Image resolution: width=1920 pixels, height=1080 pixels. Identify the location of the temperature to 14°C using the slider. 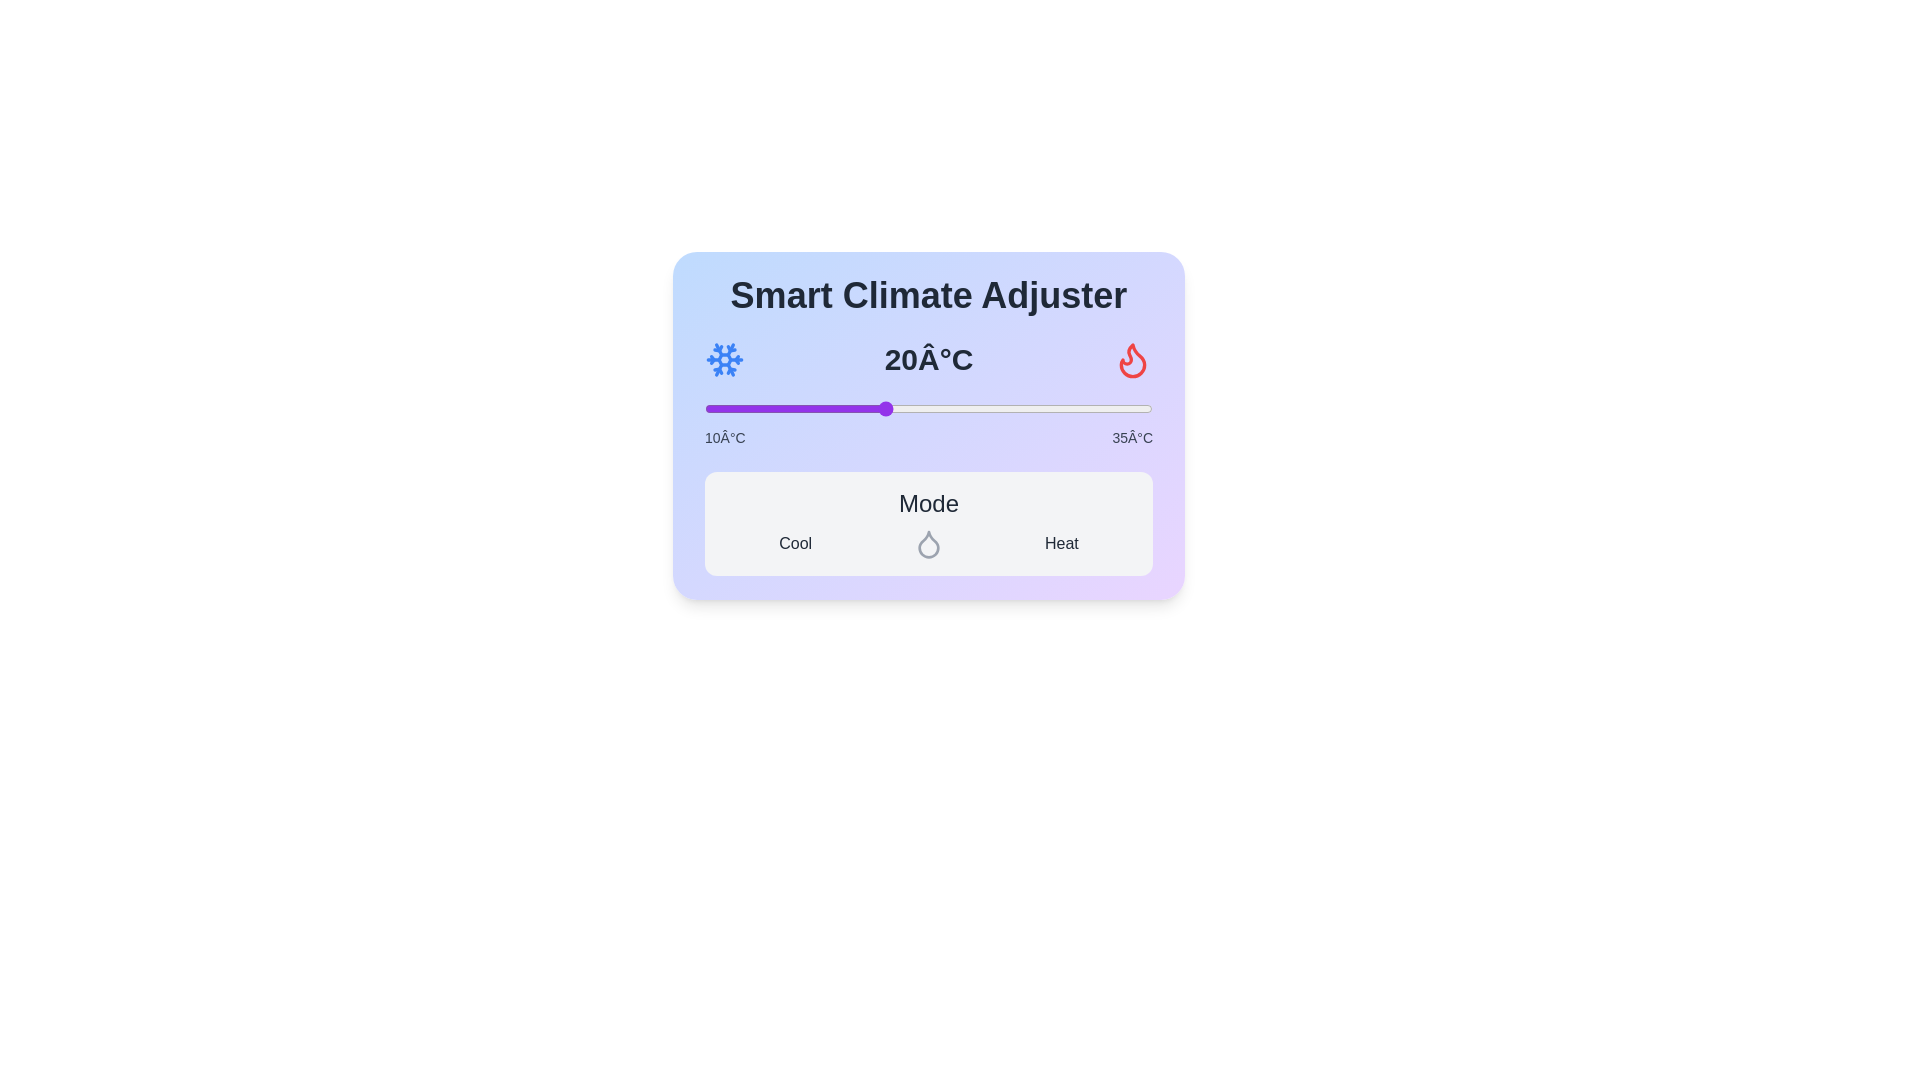
(775, 407).